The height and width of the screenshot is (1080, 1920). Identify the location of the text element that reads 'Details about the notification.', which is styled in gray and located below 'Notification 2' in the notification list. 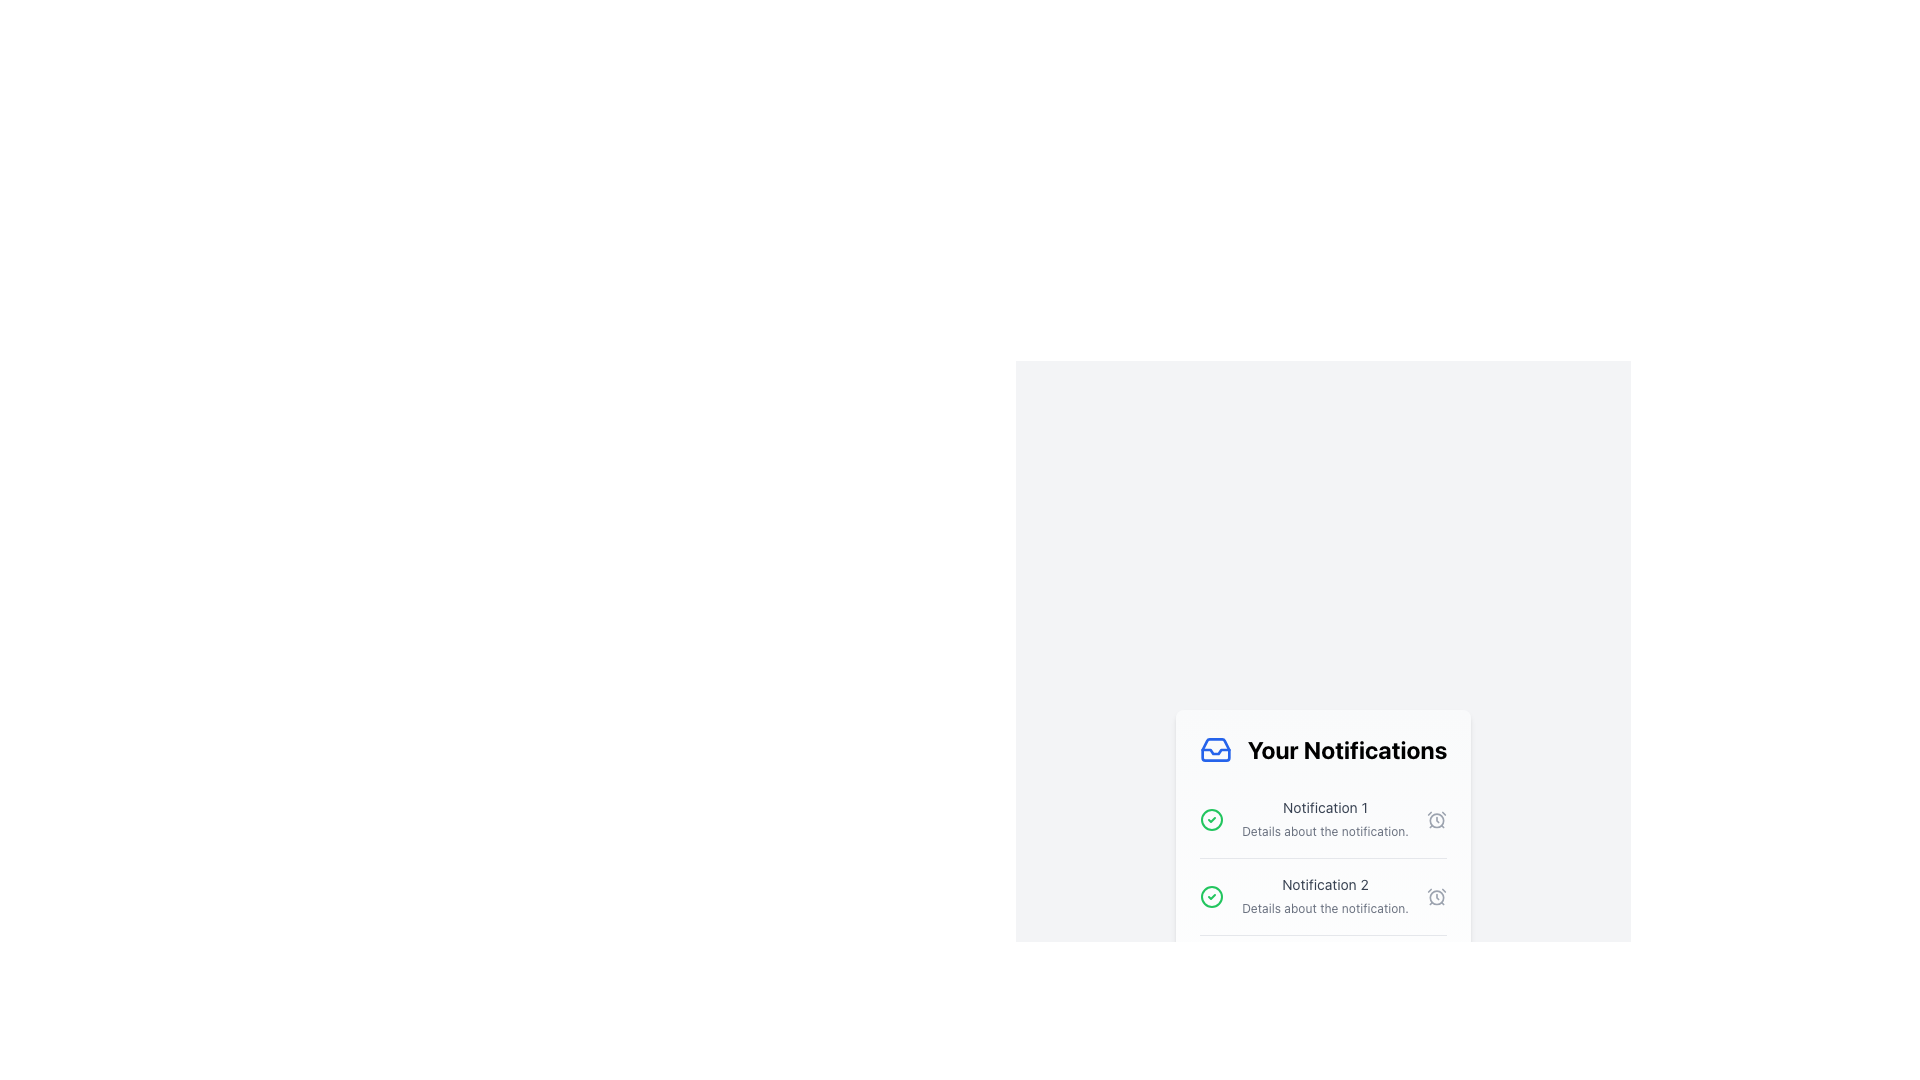
(1325, 908).